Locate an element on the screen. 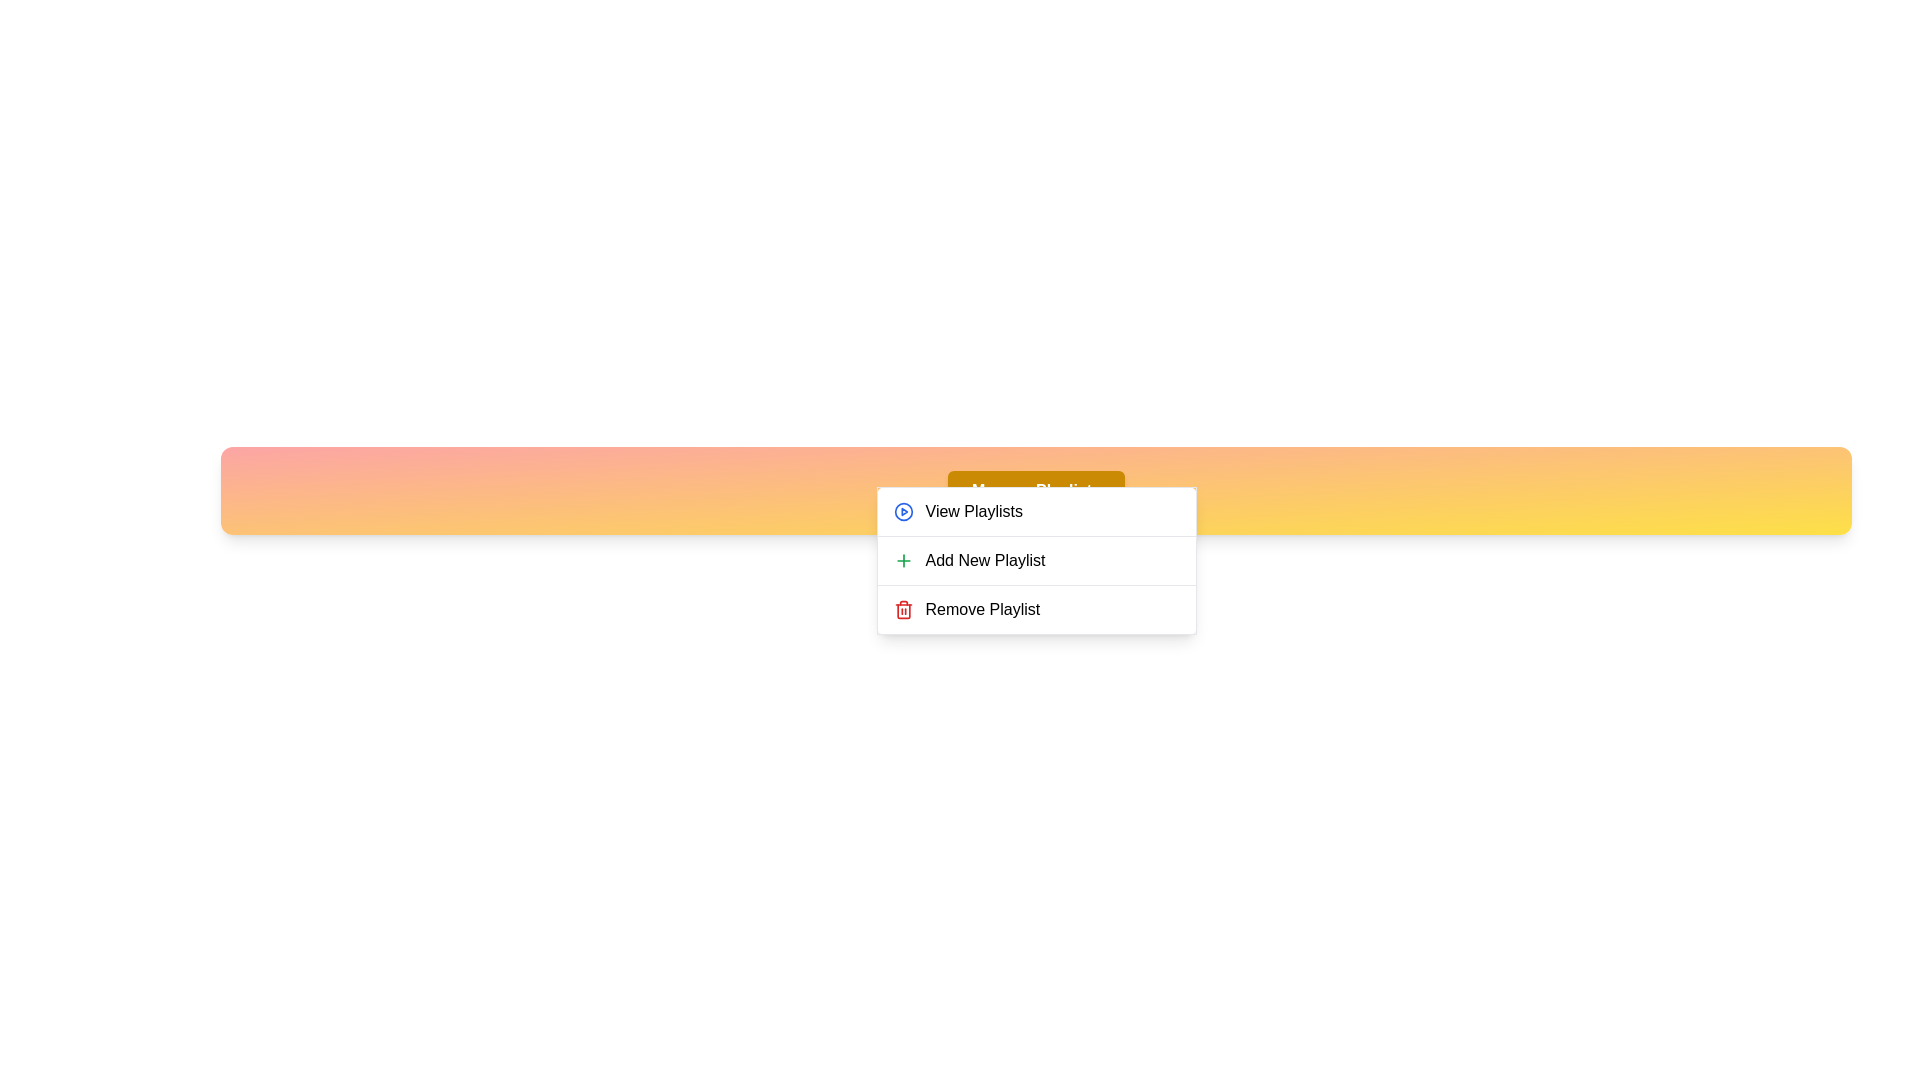 This screenshot has width=1920, height=1080. the 'Remove Playlist' option in the menu is located at coordinates (1036, 608).